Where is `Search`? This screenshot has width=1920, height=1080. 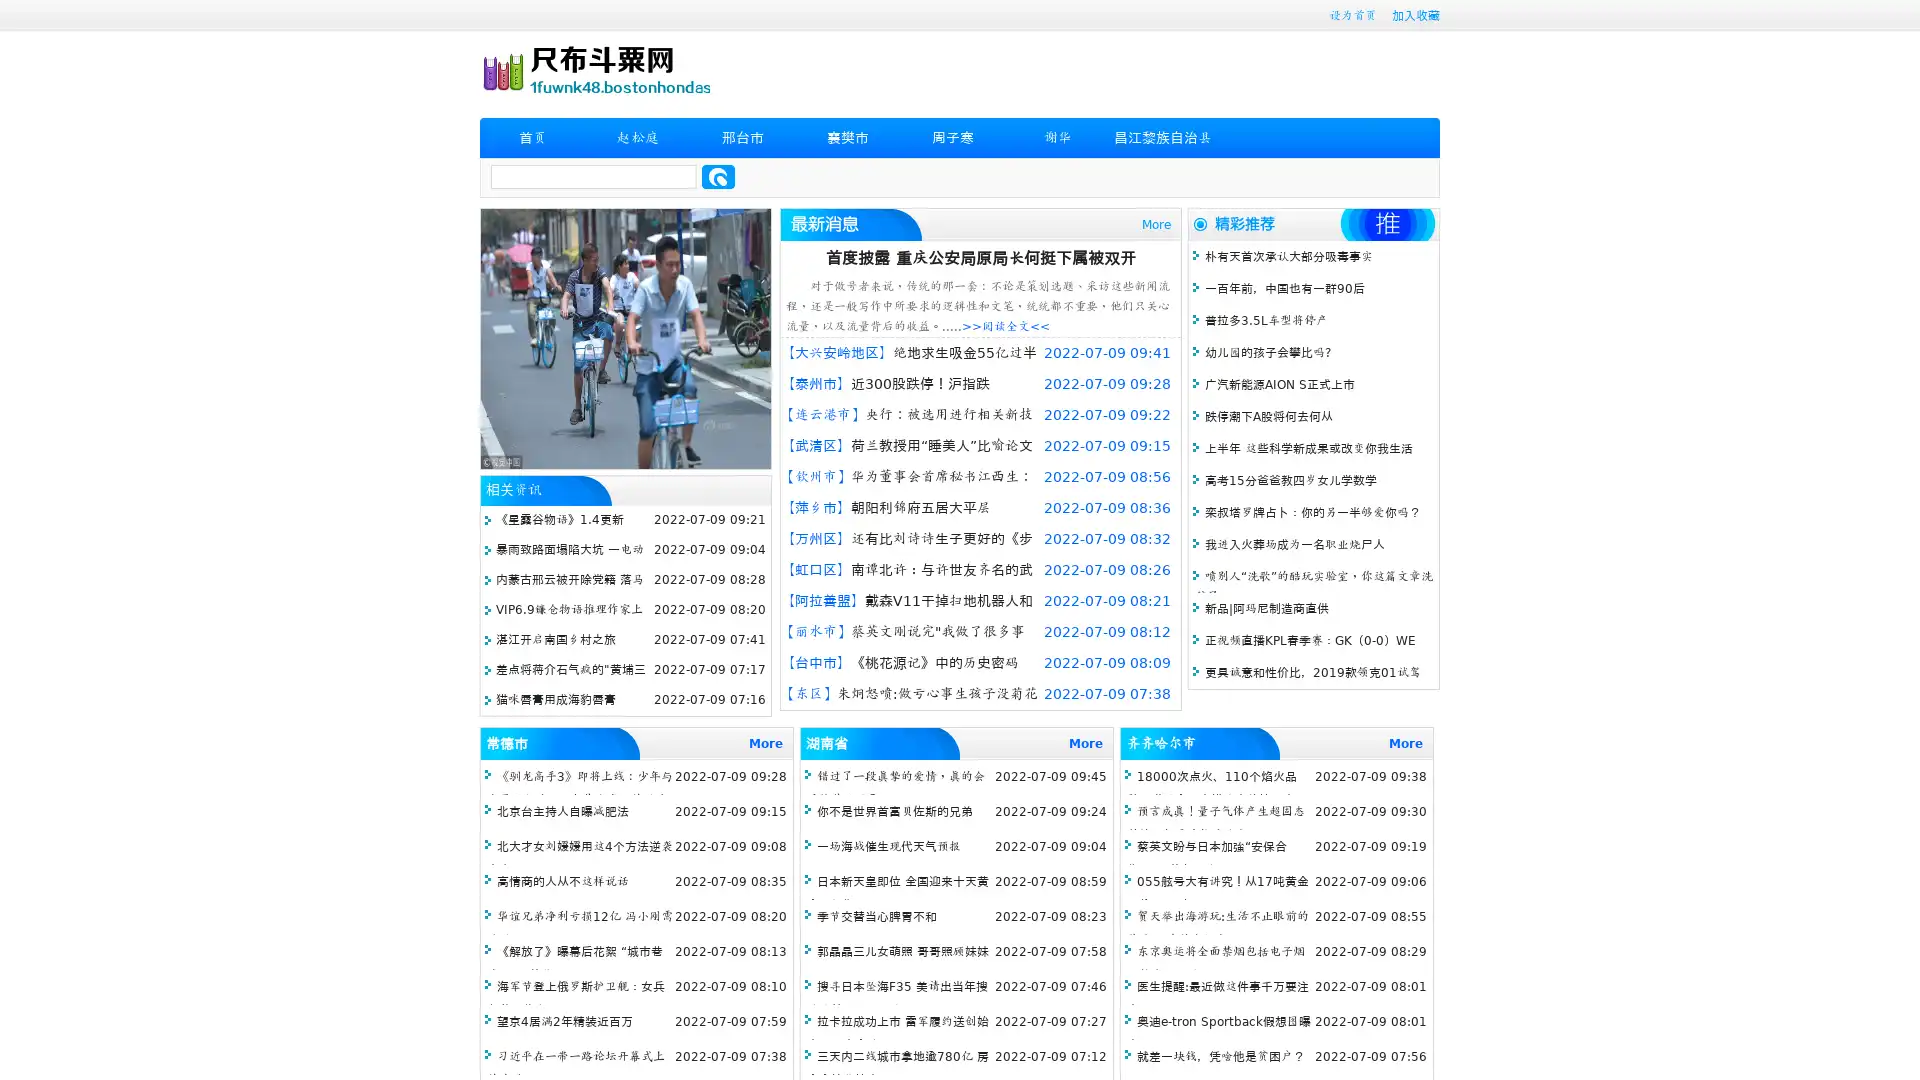 Search is located at coordinates (718, 176).